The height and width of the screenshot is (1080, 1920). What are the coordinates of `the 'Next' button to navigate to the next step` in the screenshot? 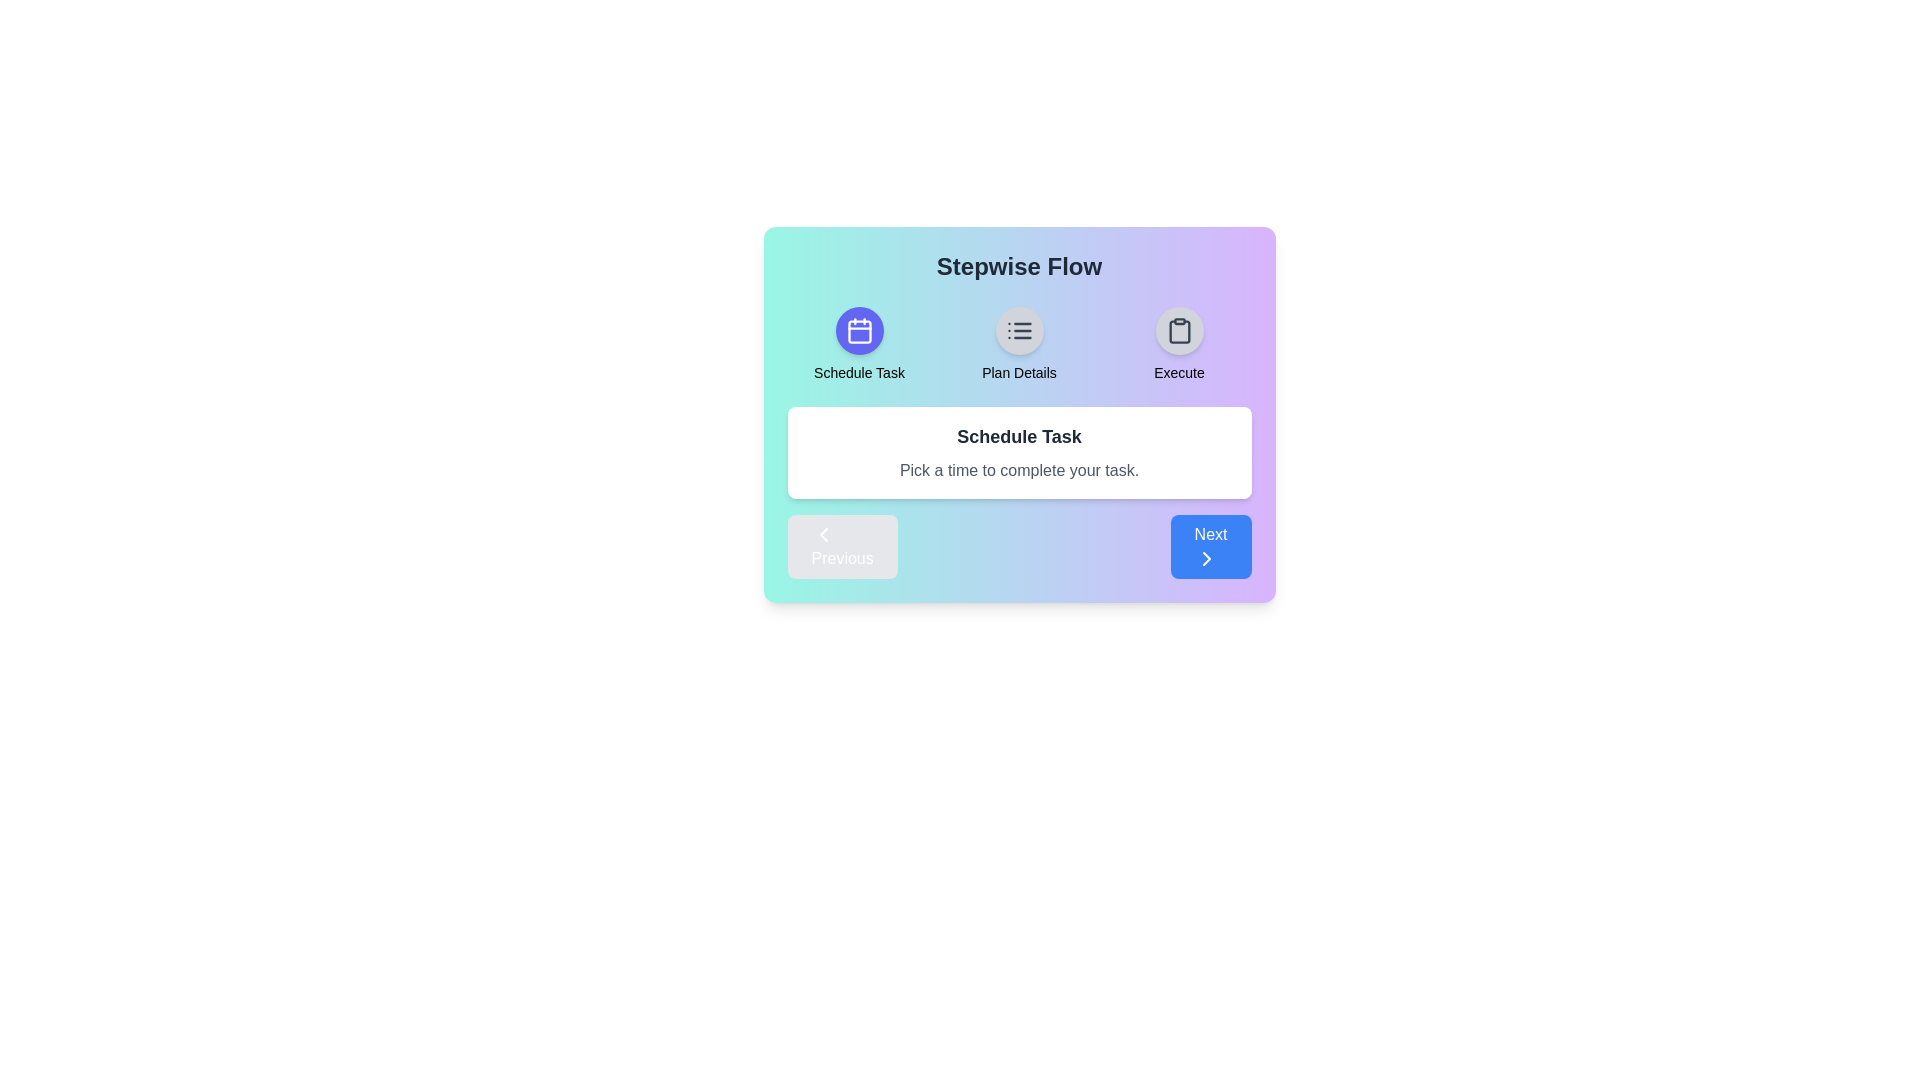 It's located at (1209, 547).